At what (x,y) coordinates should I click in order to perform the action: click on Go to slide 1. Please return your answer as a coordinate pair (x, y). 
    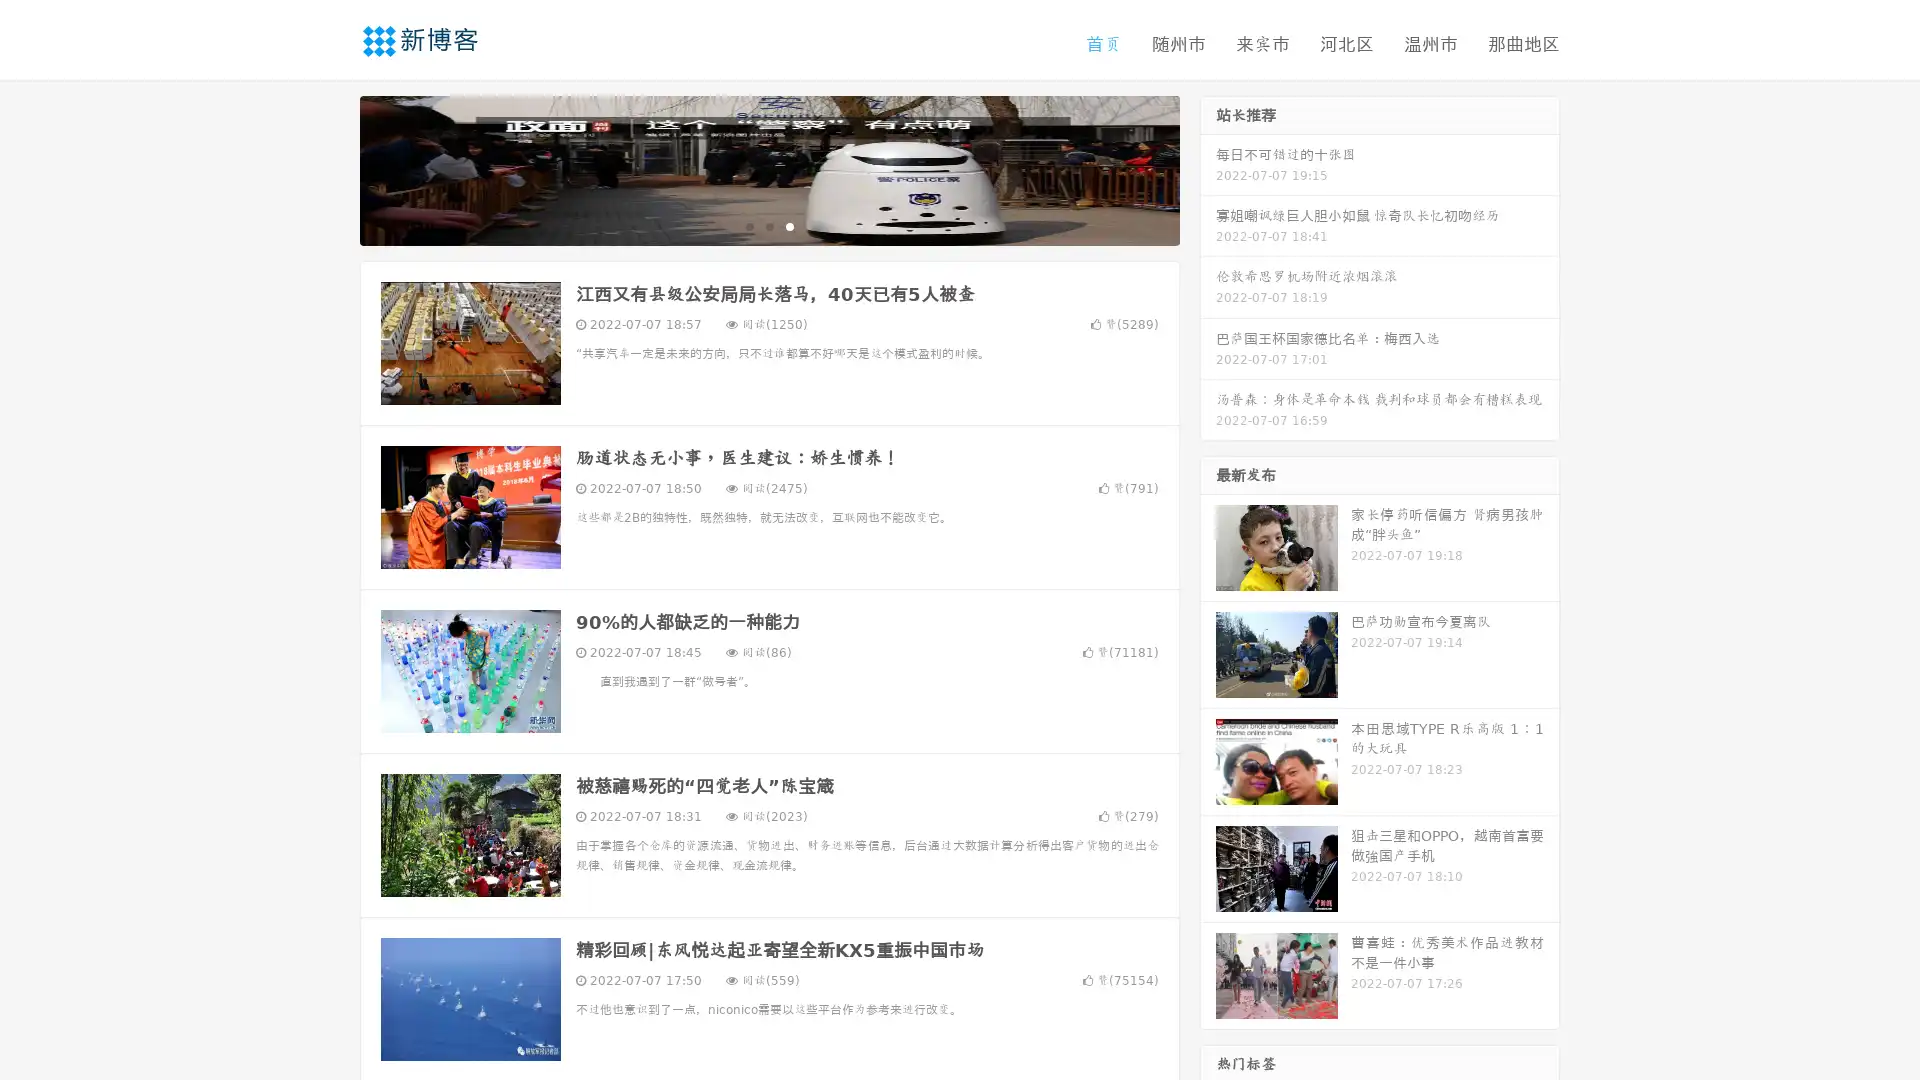
    Looking at the image, I should click on (748, 225).